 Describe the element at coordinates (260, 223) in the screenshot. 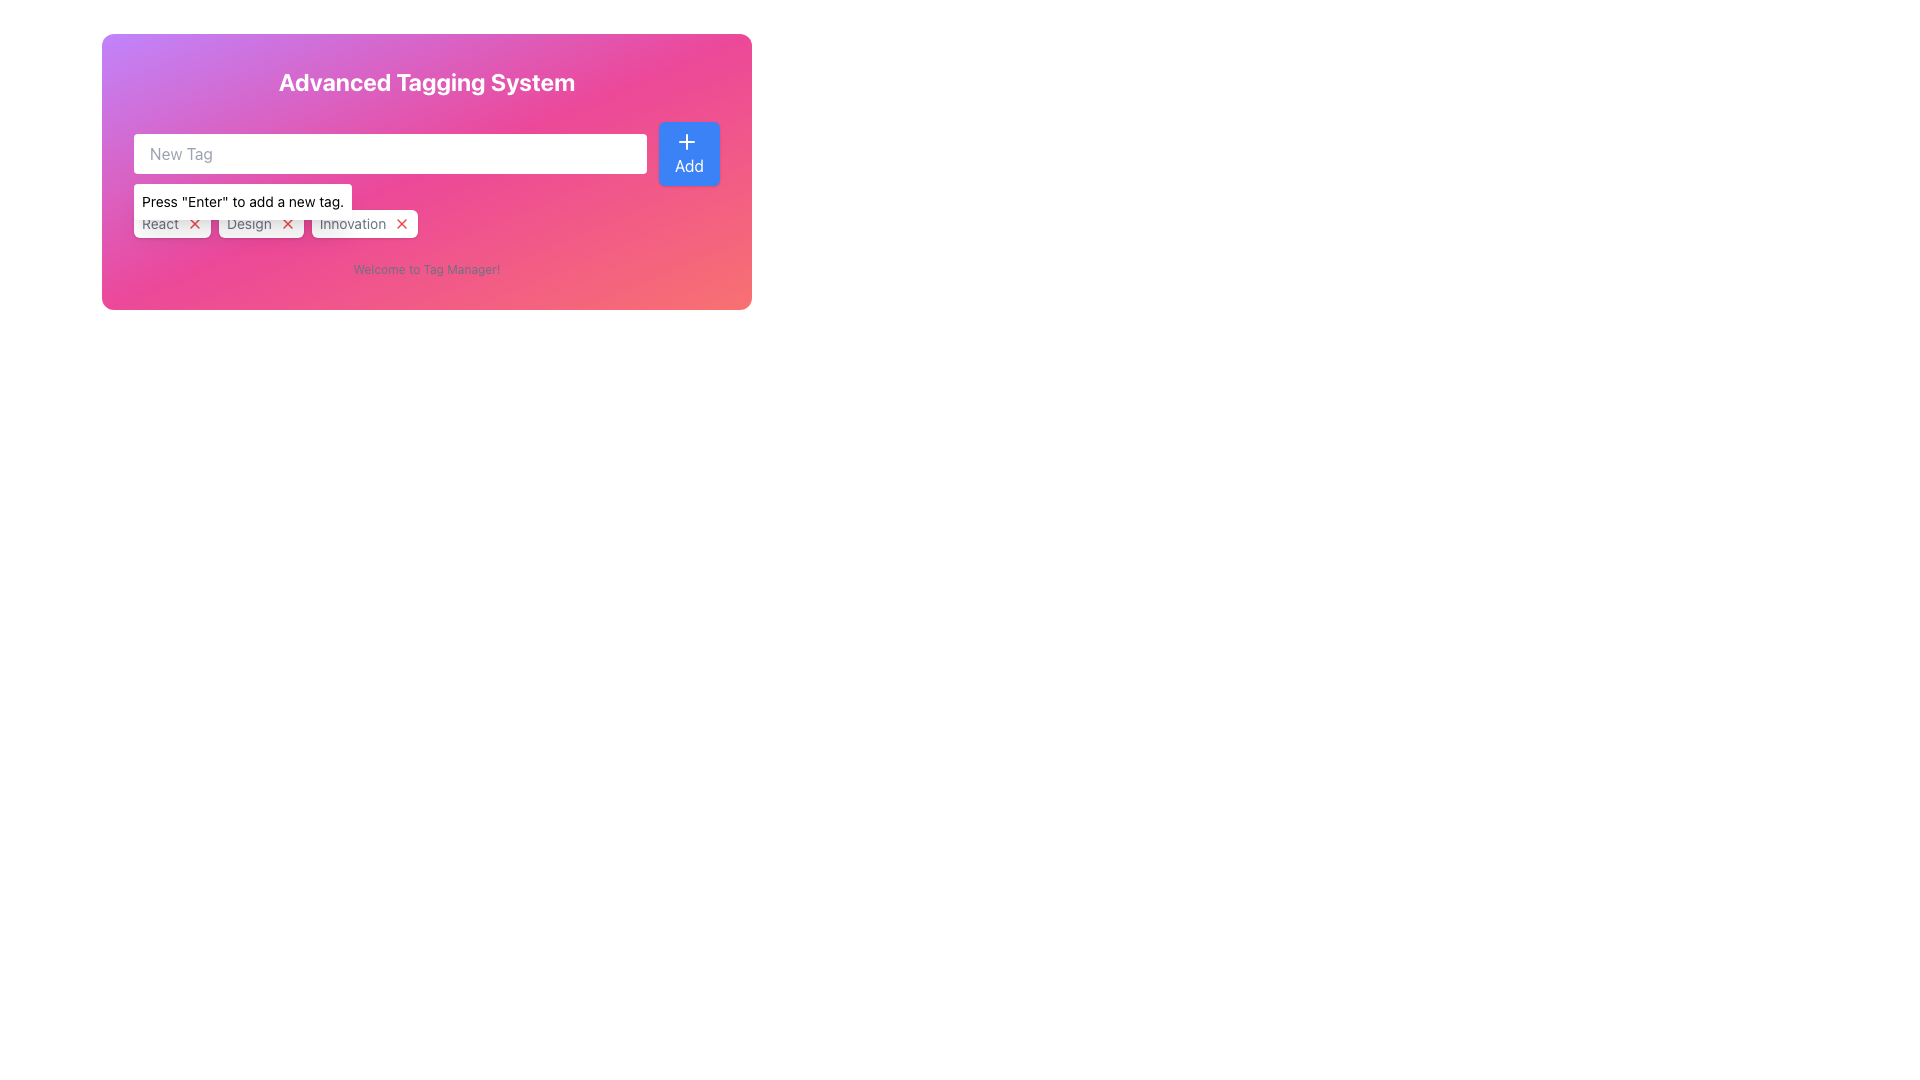

I see `the tag displaying the text 'Design' which is the second in a horizontal row of three tags` at that location.